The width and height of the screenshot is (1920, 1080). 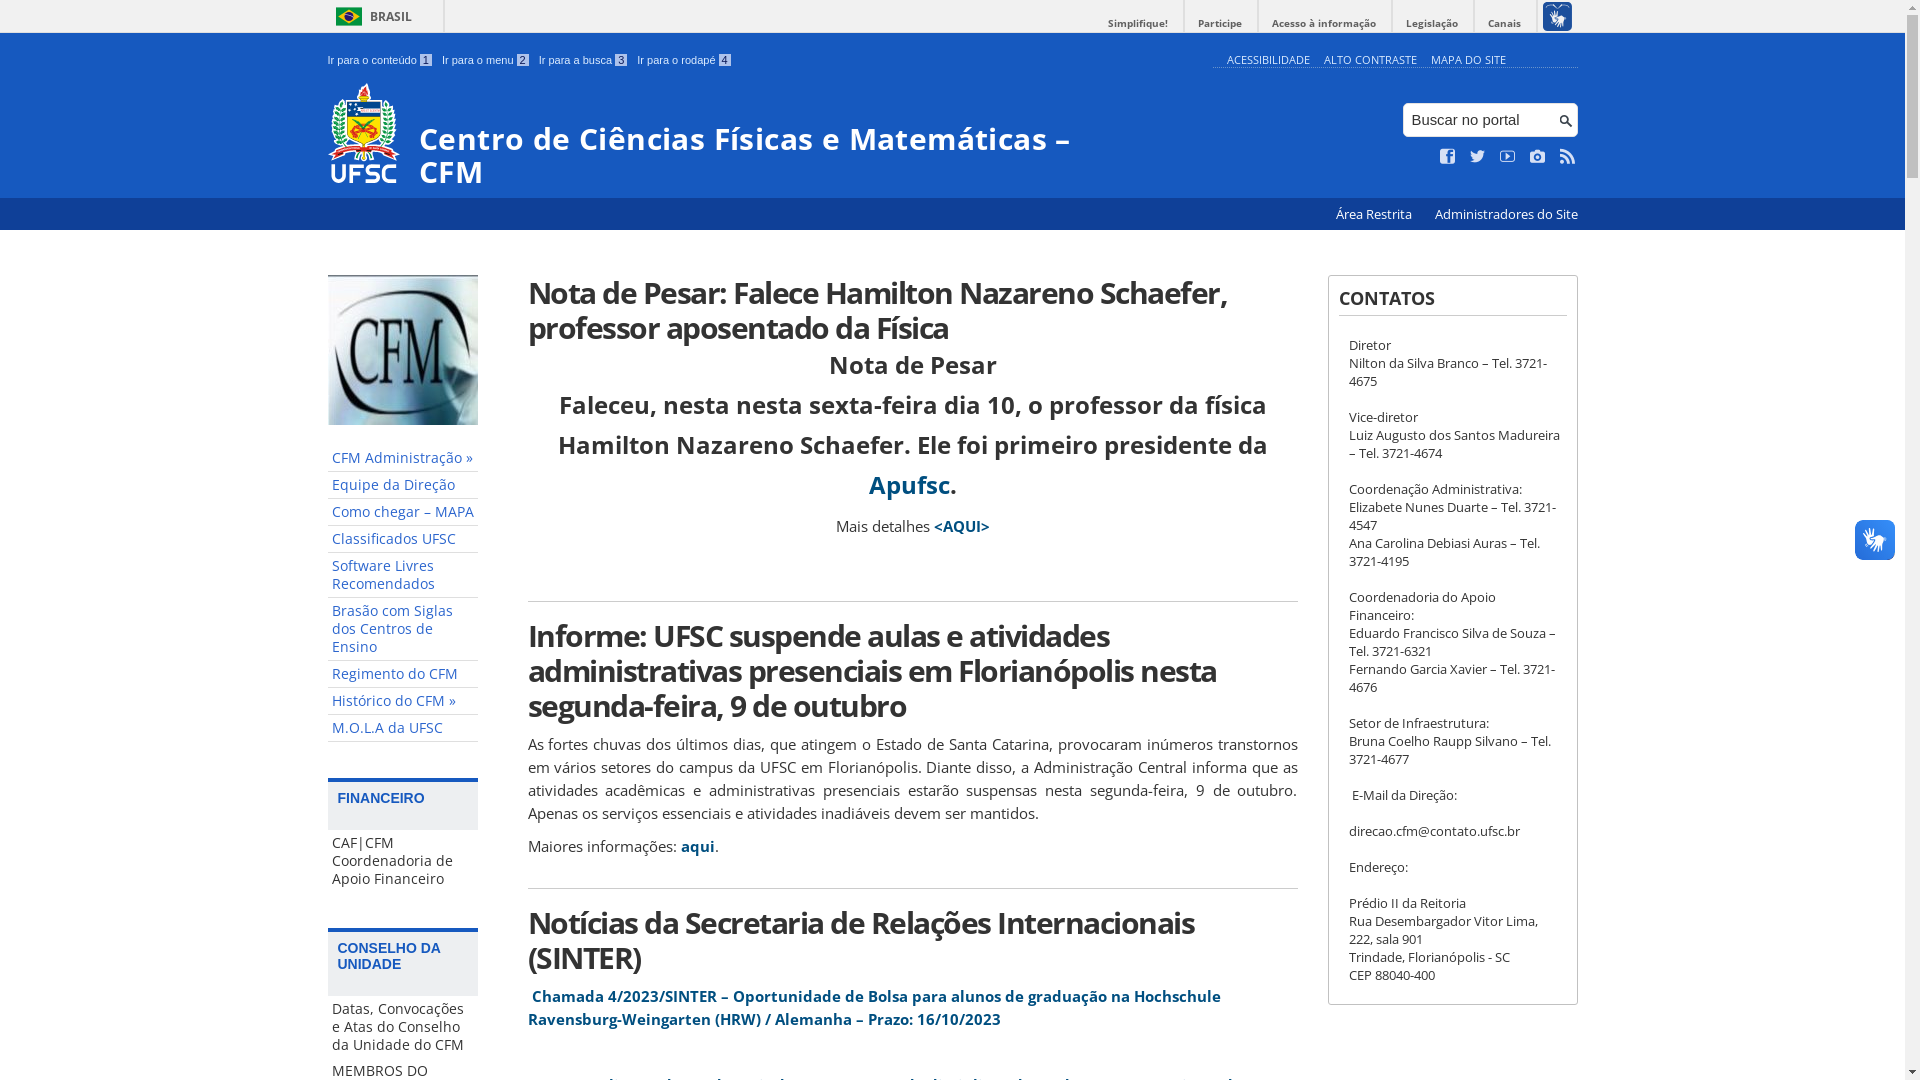 What do you see at coordinates (961, 524) in the screenshot?
I see `'<AQUI>'` at bounding box center [961, 524].